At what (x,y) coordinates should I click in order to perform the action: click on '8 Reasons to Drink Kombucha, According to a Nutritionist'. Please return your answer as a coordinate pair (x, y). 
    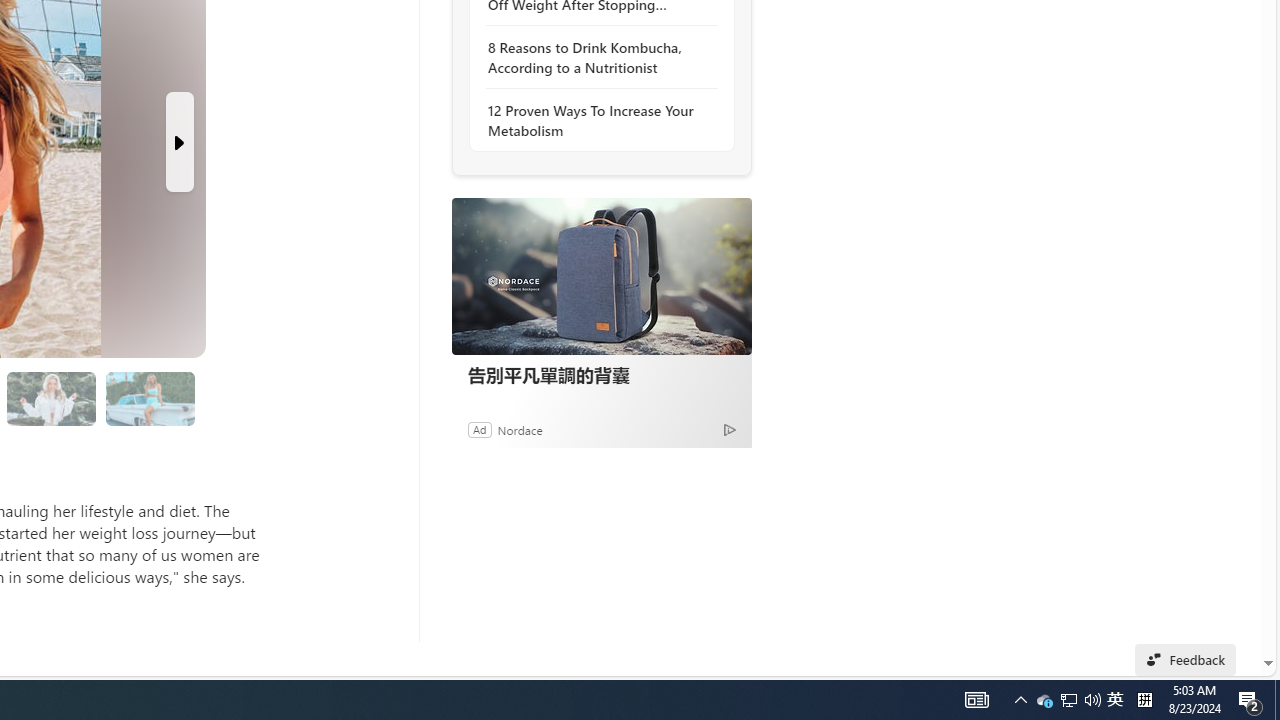
    Looking at the image, I should click on (595, 56).